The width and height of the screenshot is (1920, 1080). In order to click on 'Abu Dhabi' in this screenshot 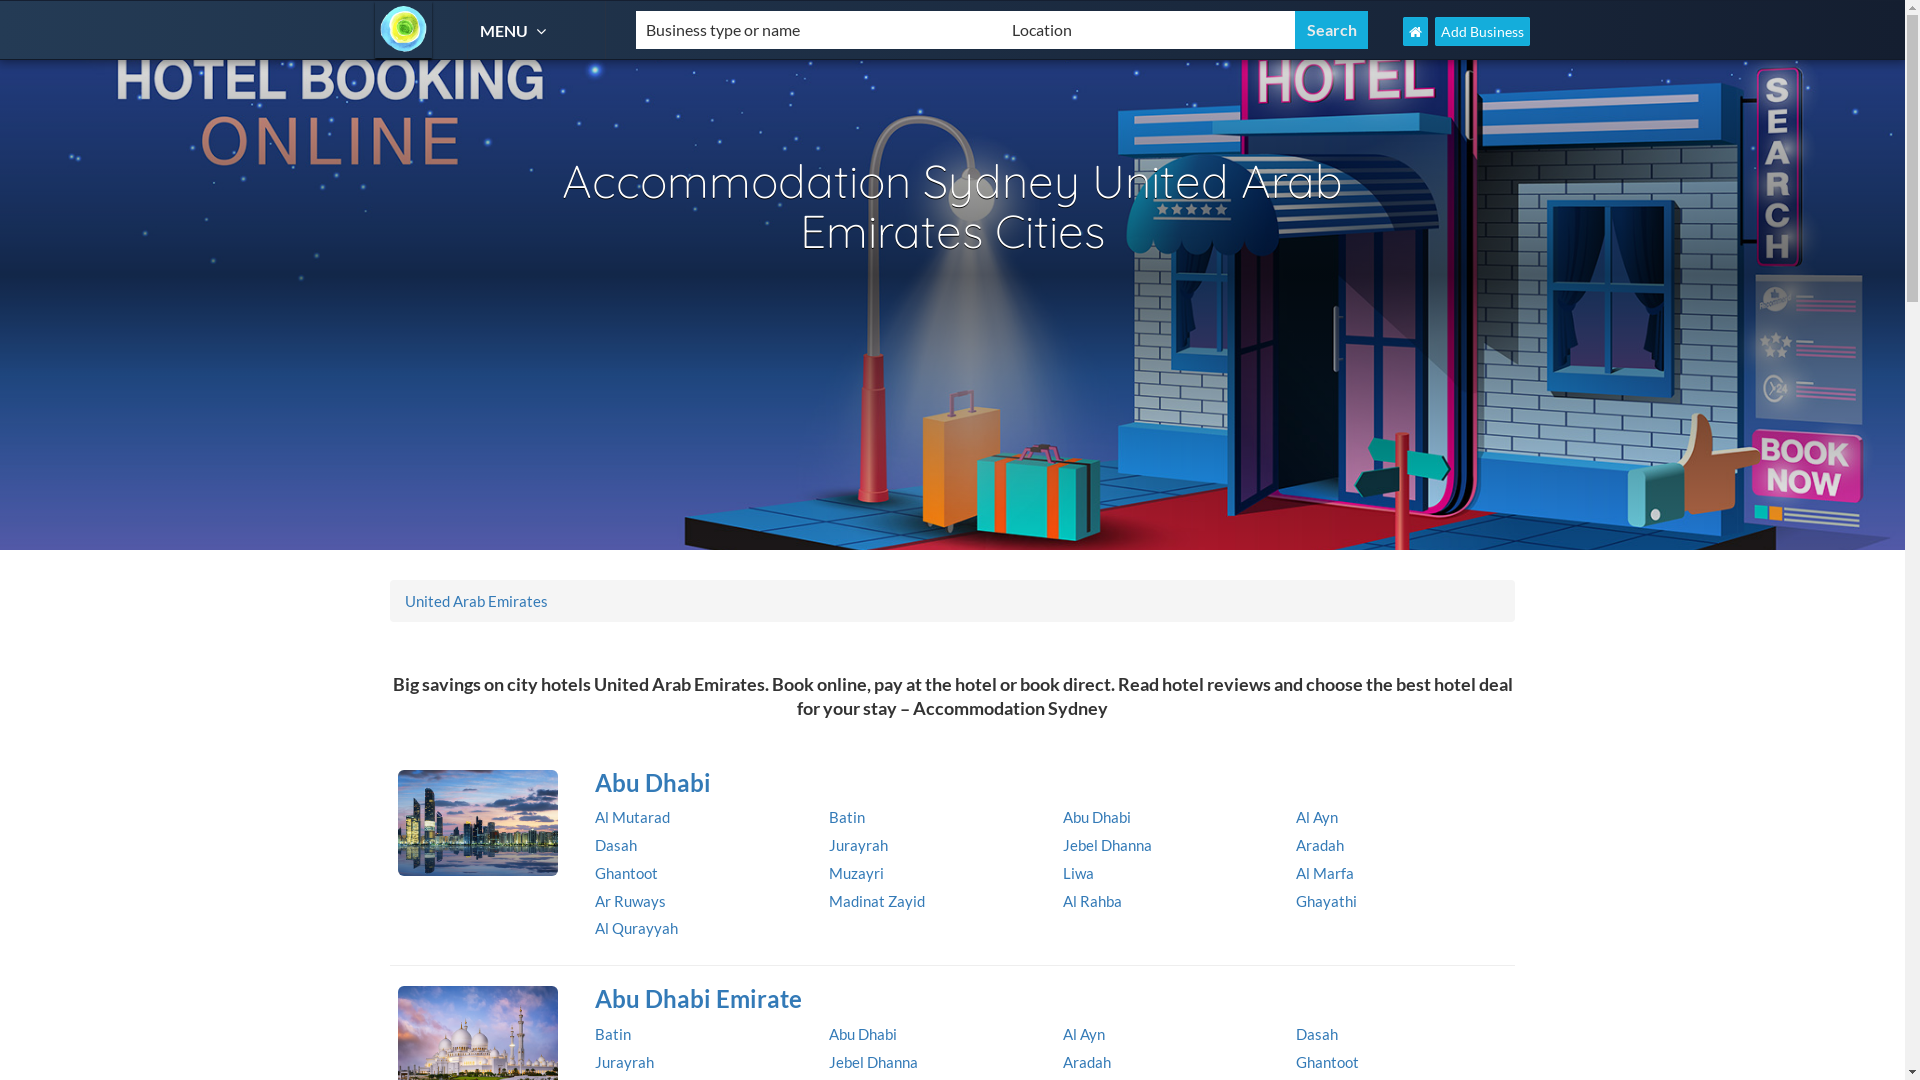, I will do `click(863, 1033)`.